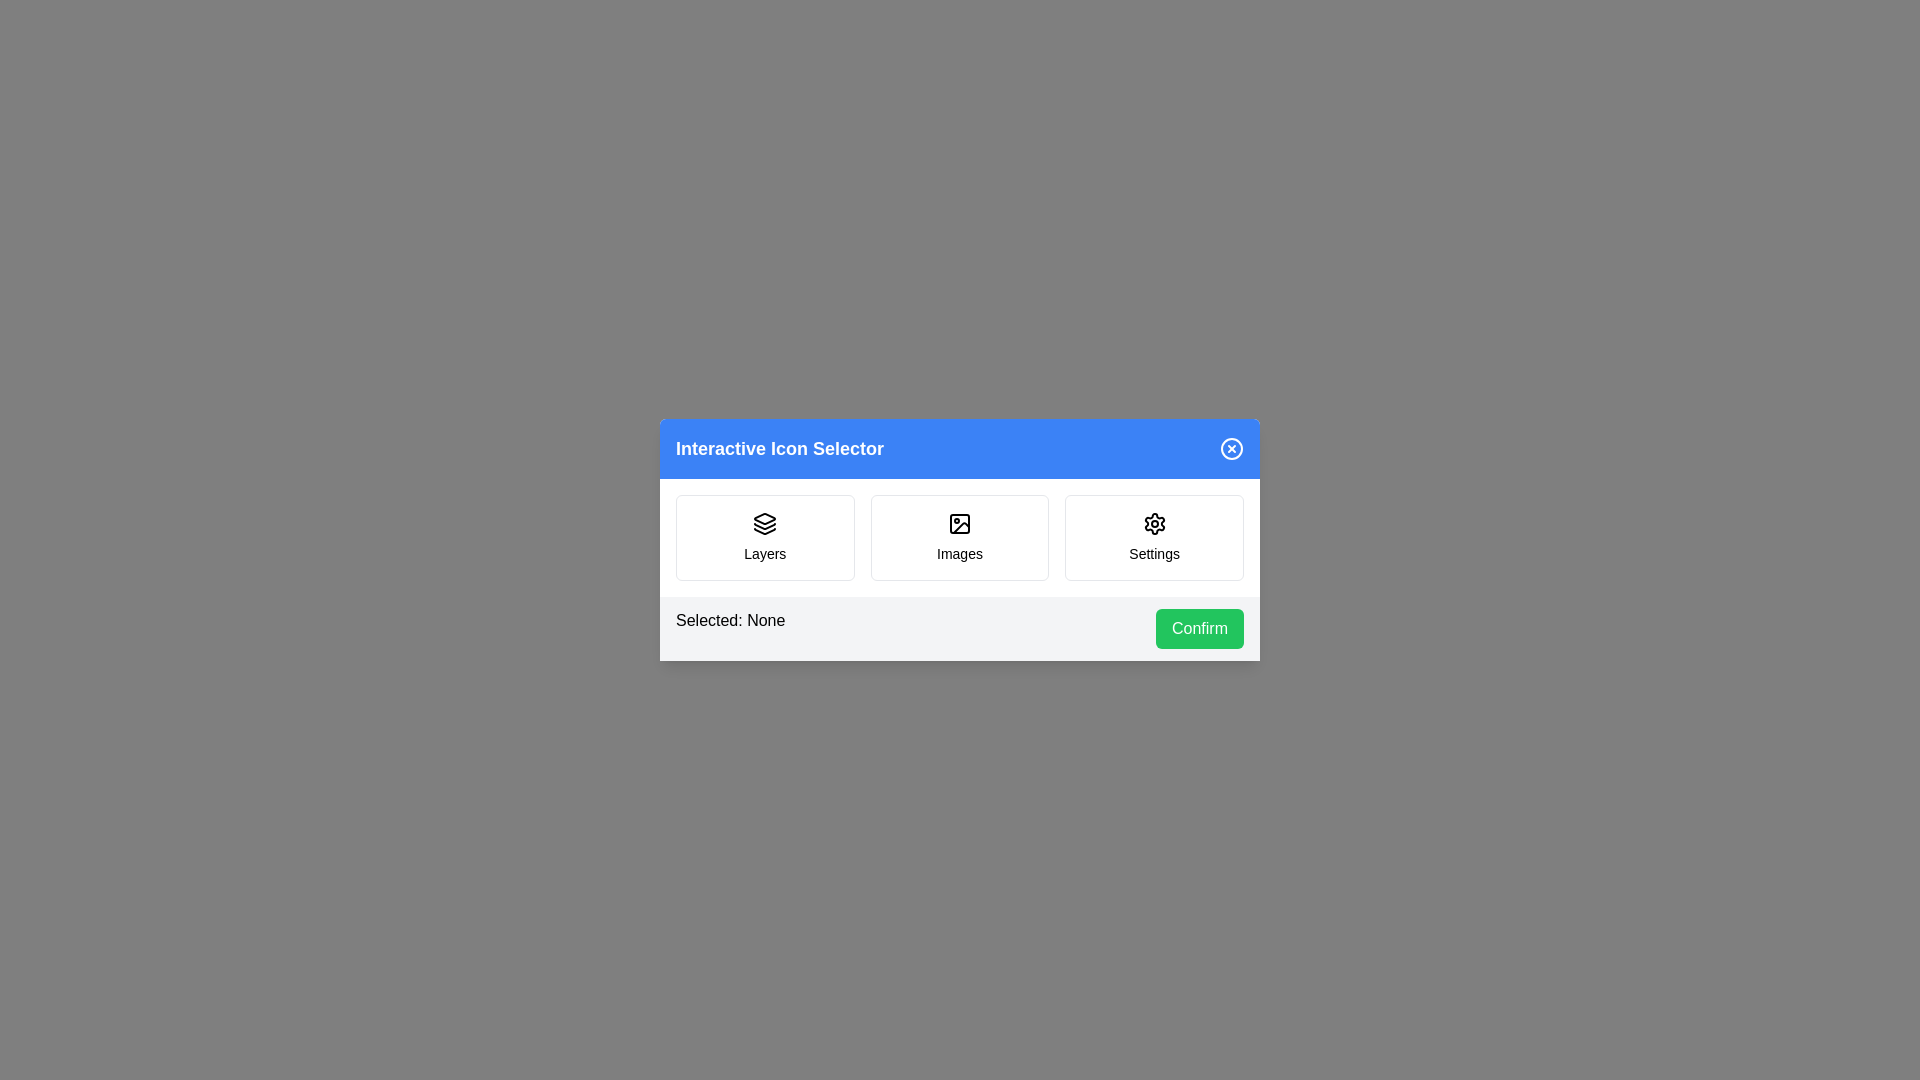  What do you see at coordinates (1231, 447) in the screenshot?
I see `the close button in the top-right corner of the dialog` at bounding box center [1231, 447].